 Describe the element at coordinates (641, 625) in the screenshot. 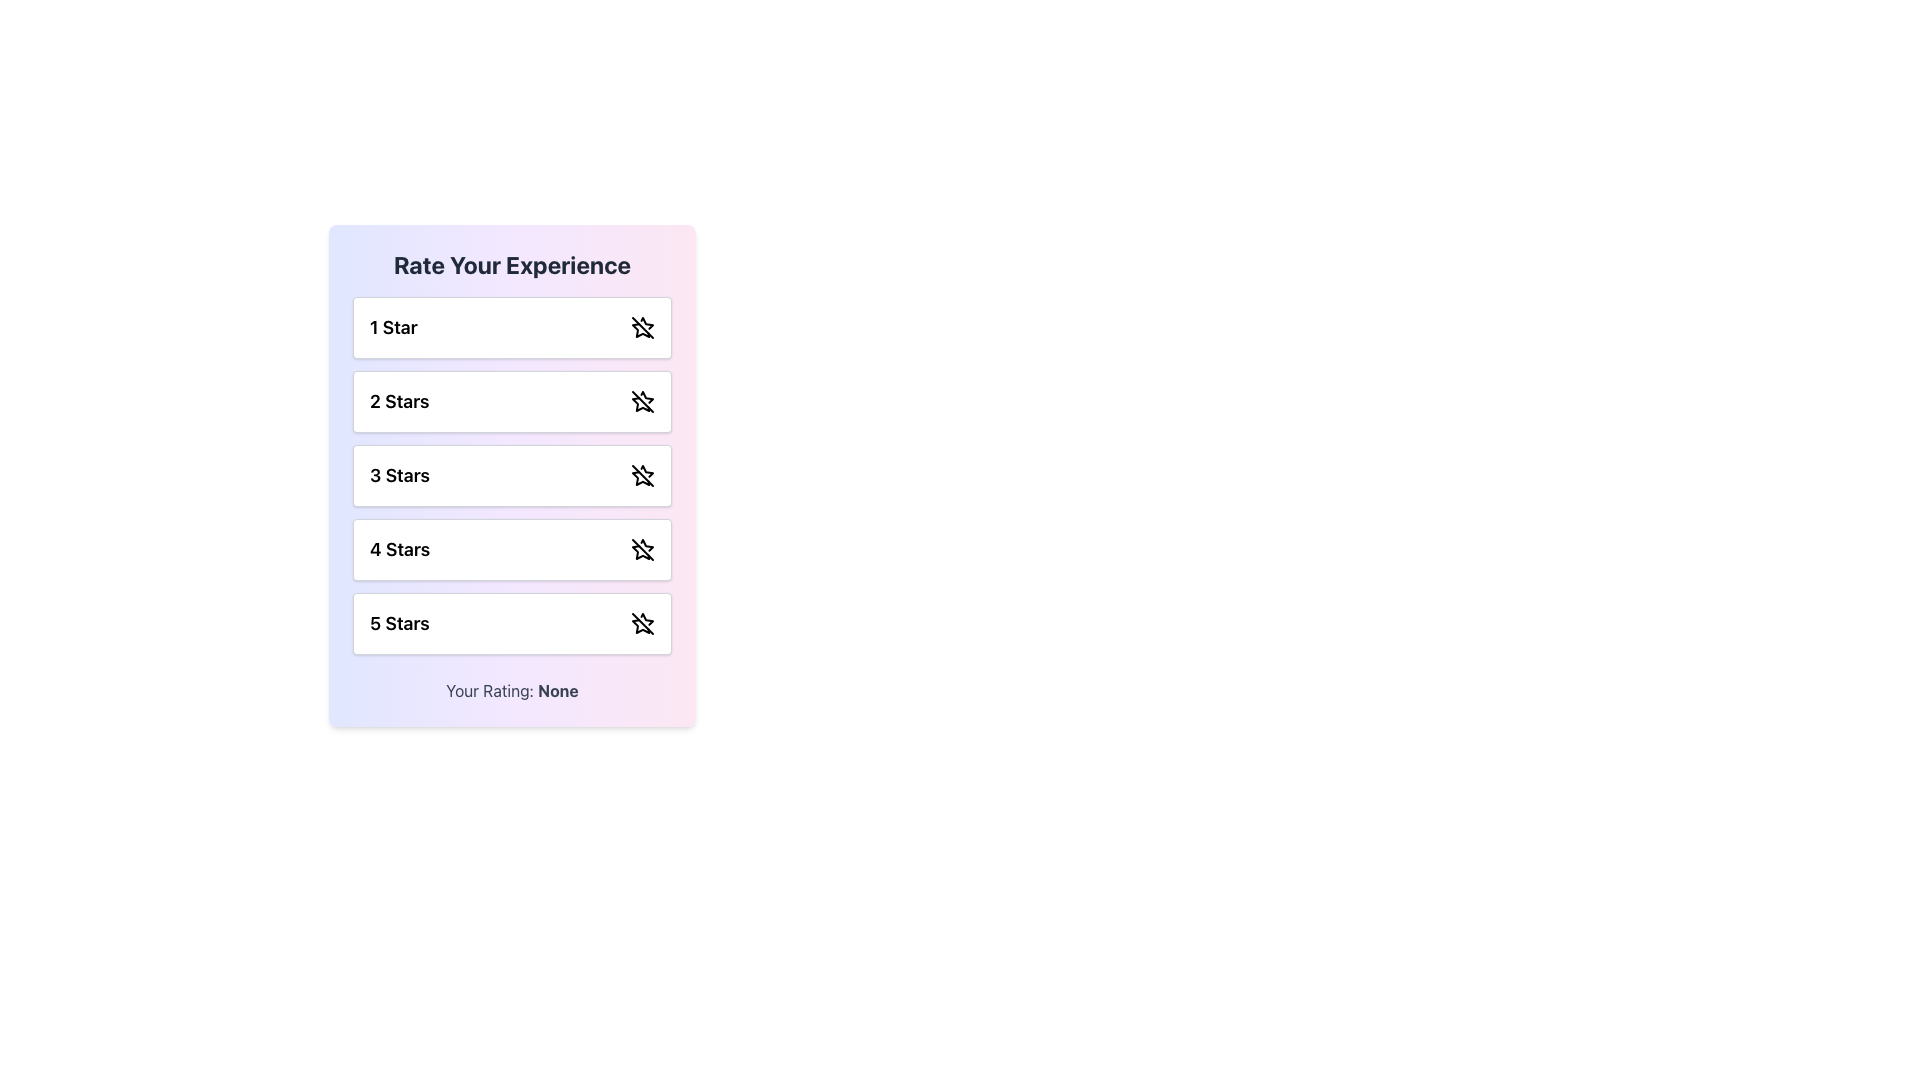

I see `the crossed-out star icon located in the fifth list item labeled '5 Stars' within the 'Rate Your Experience' section` at that location.